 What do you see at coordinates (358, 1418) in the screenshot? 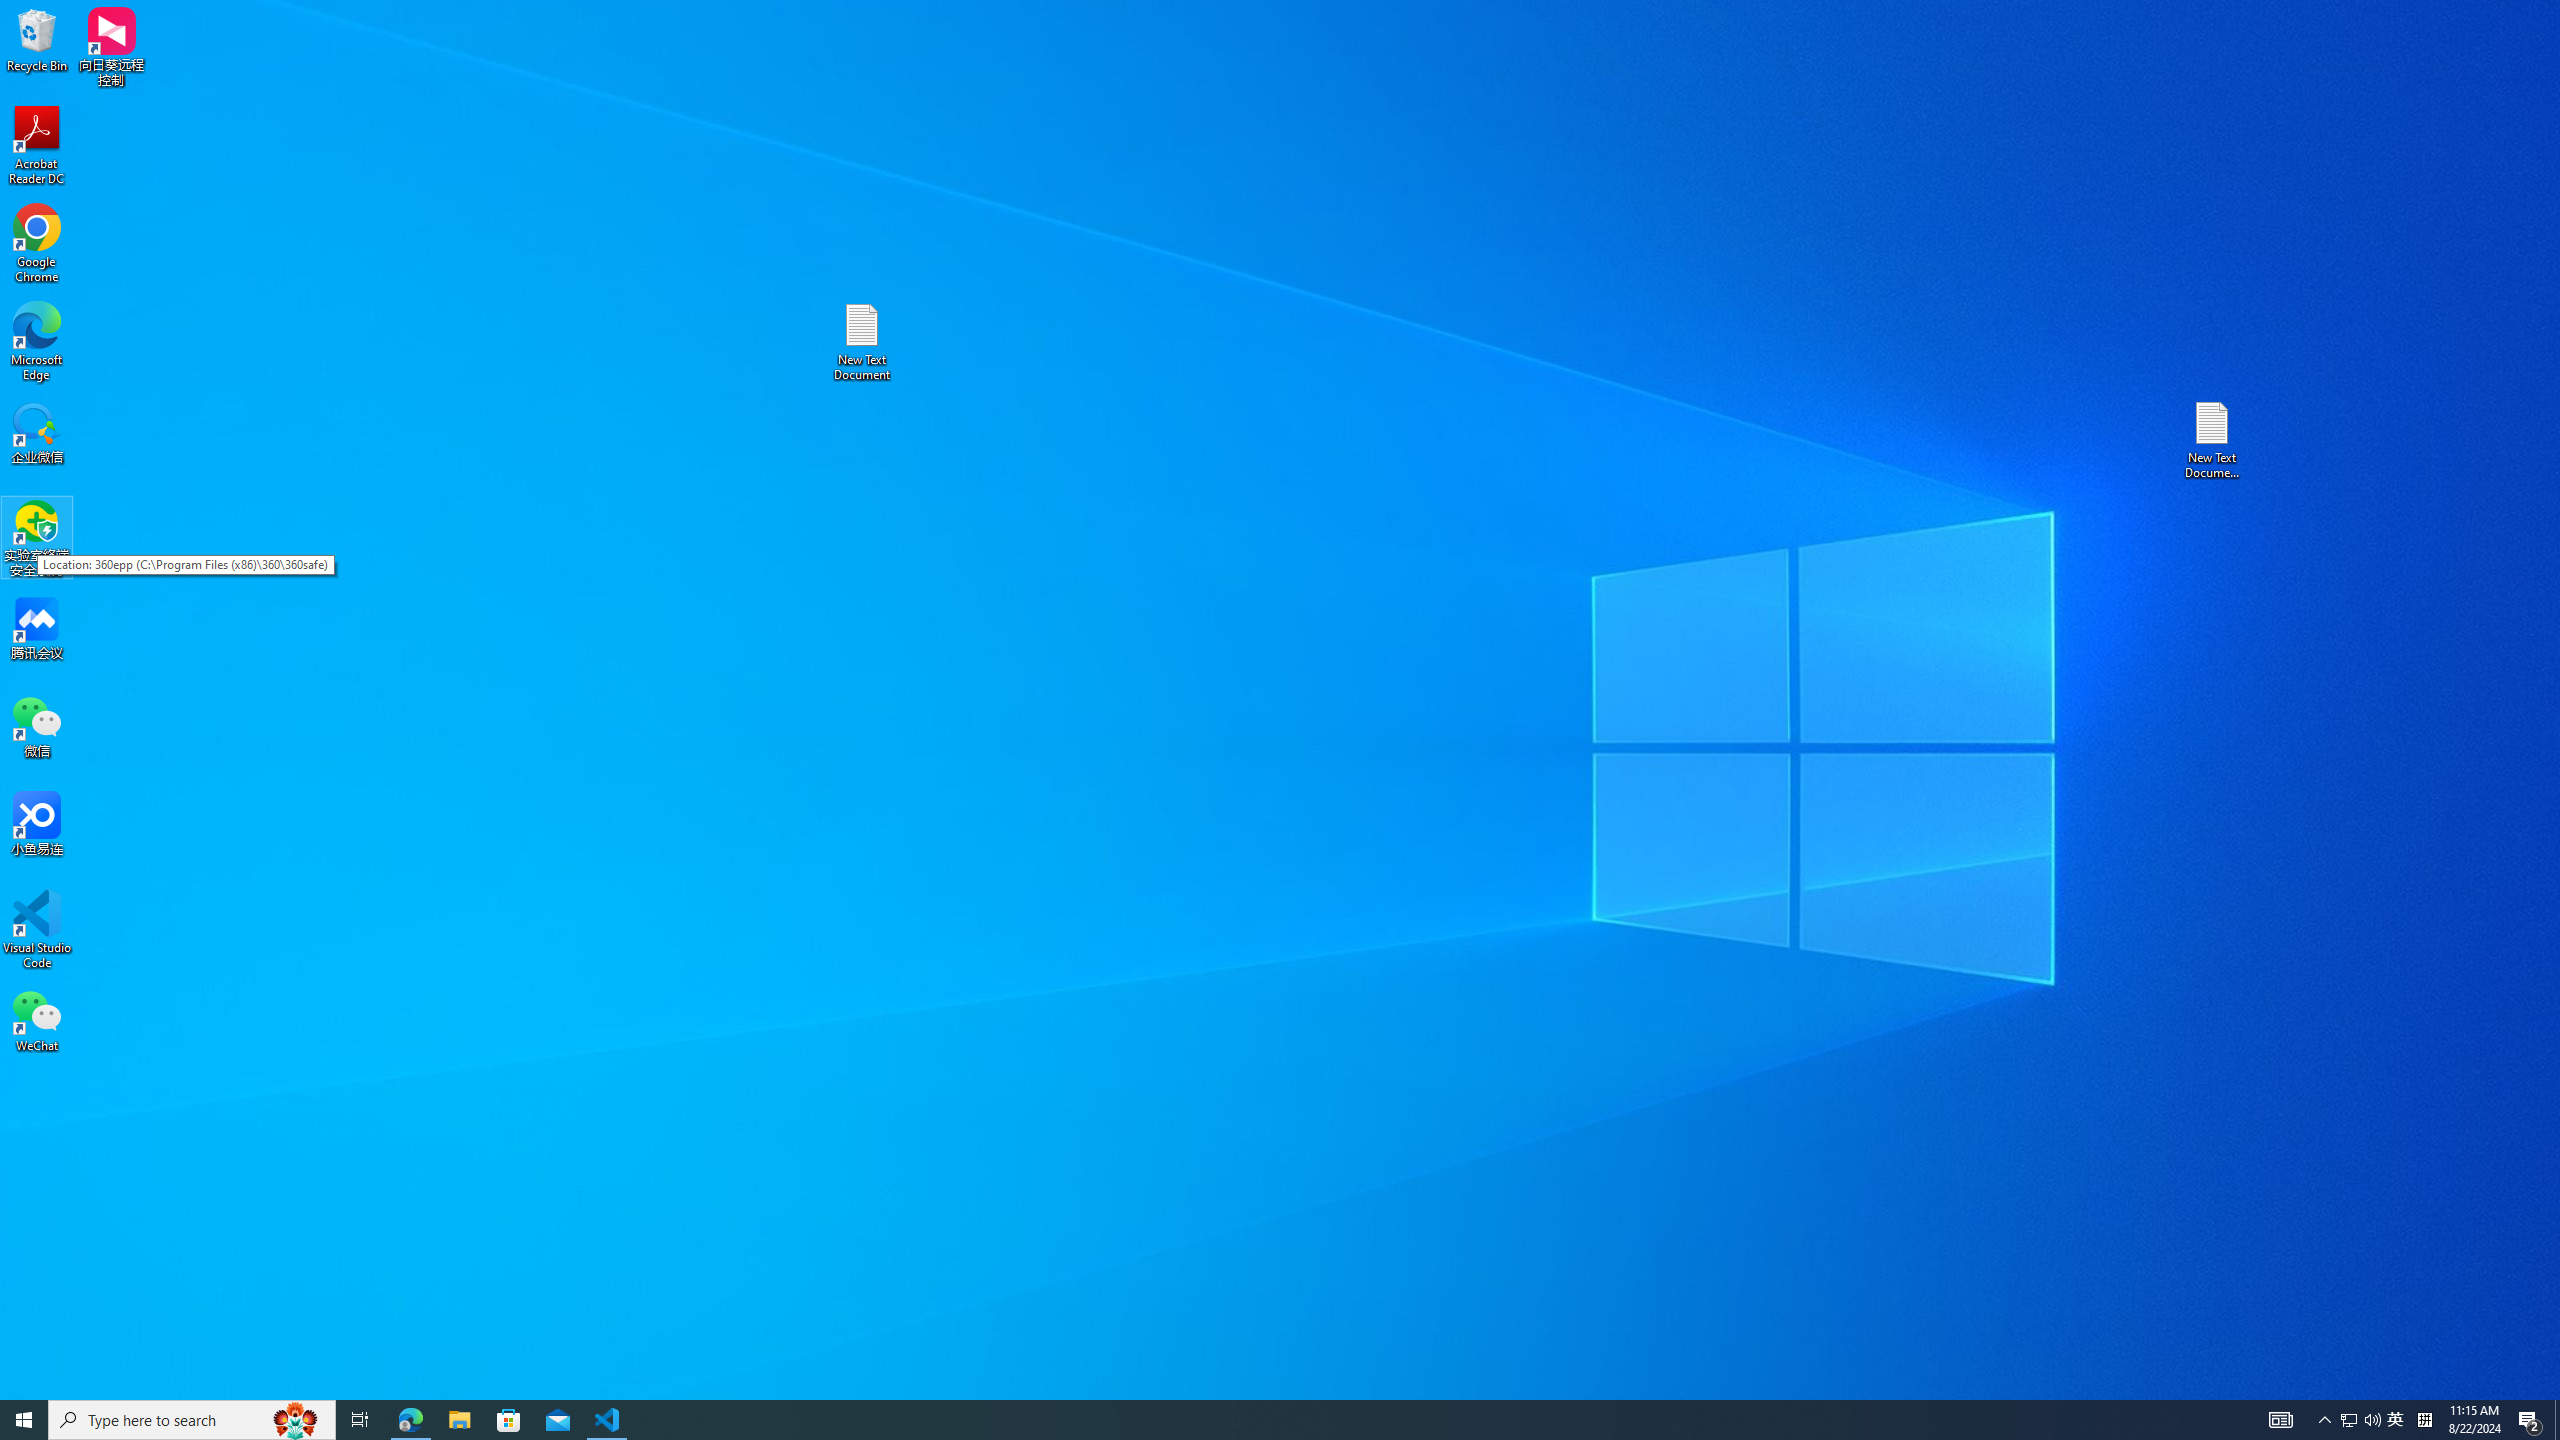
I see `'Task View'` at bounding box center [358, 1418].